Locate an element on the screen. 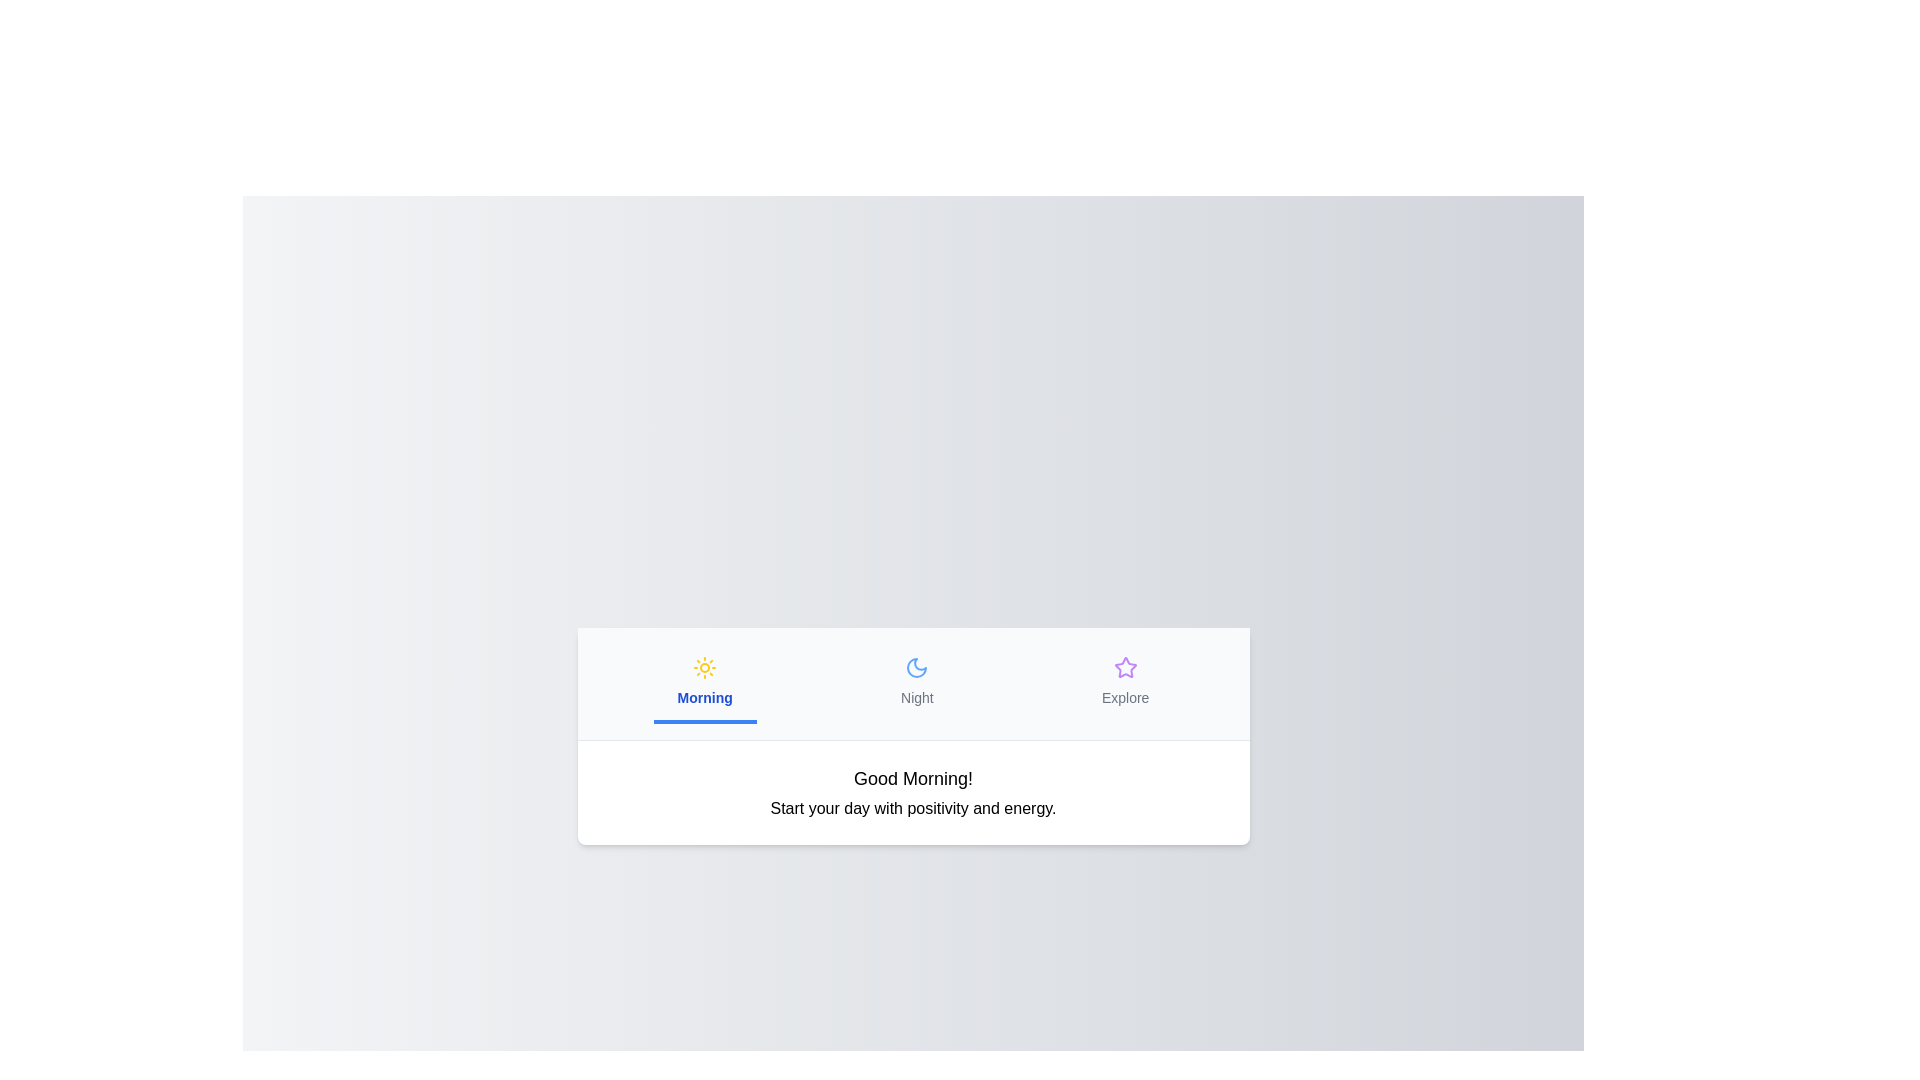  the tab labeled Morning to switch to its content is located at coordinates (705, 682).